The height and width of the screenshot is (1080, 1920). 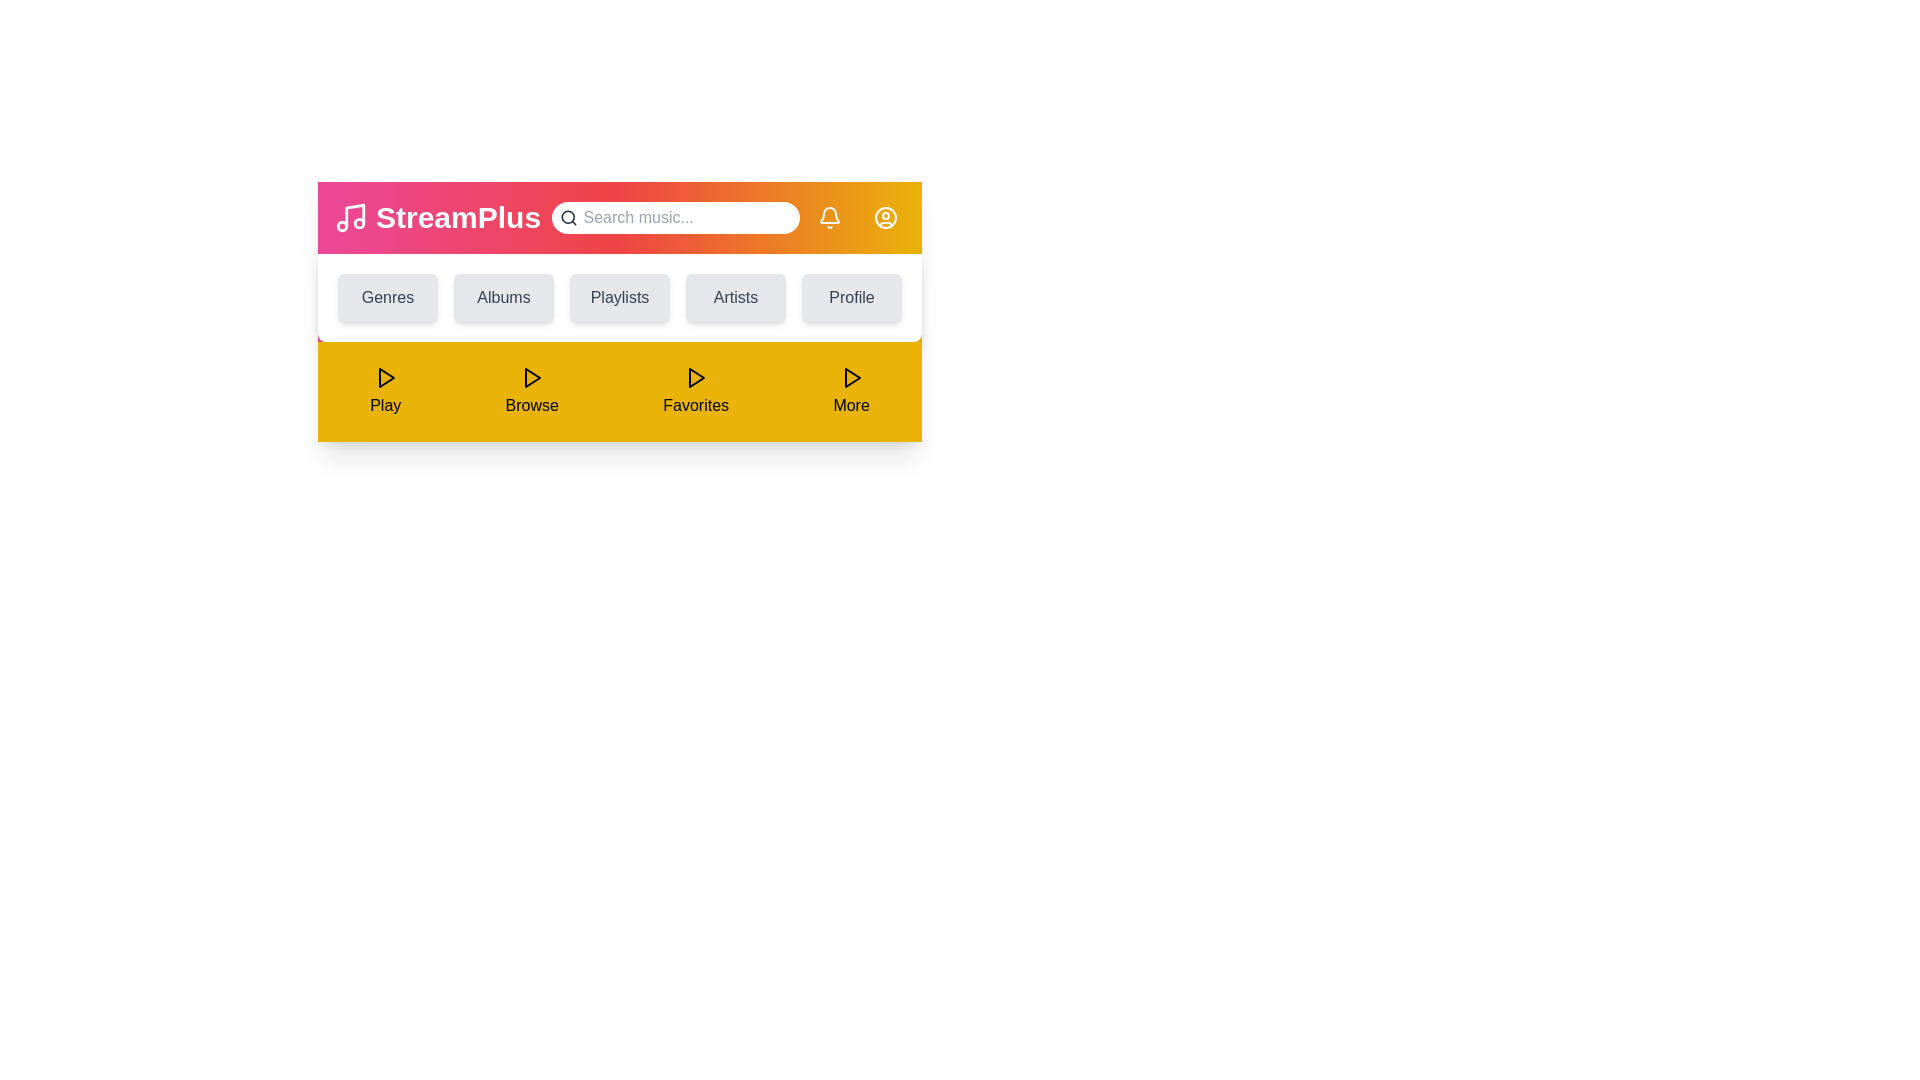 What do you see at coordinates (734, 297) in the screenshot?
I see `the 'Artists' button to navigate to the artists section` at bounding box center [734, 297].